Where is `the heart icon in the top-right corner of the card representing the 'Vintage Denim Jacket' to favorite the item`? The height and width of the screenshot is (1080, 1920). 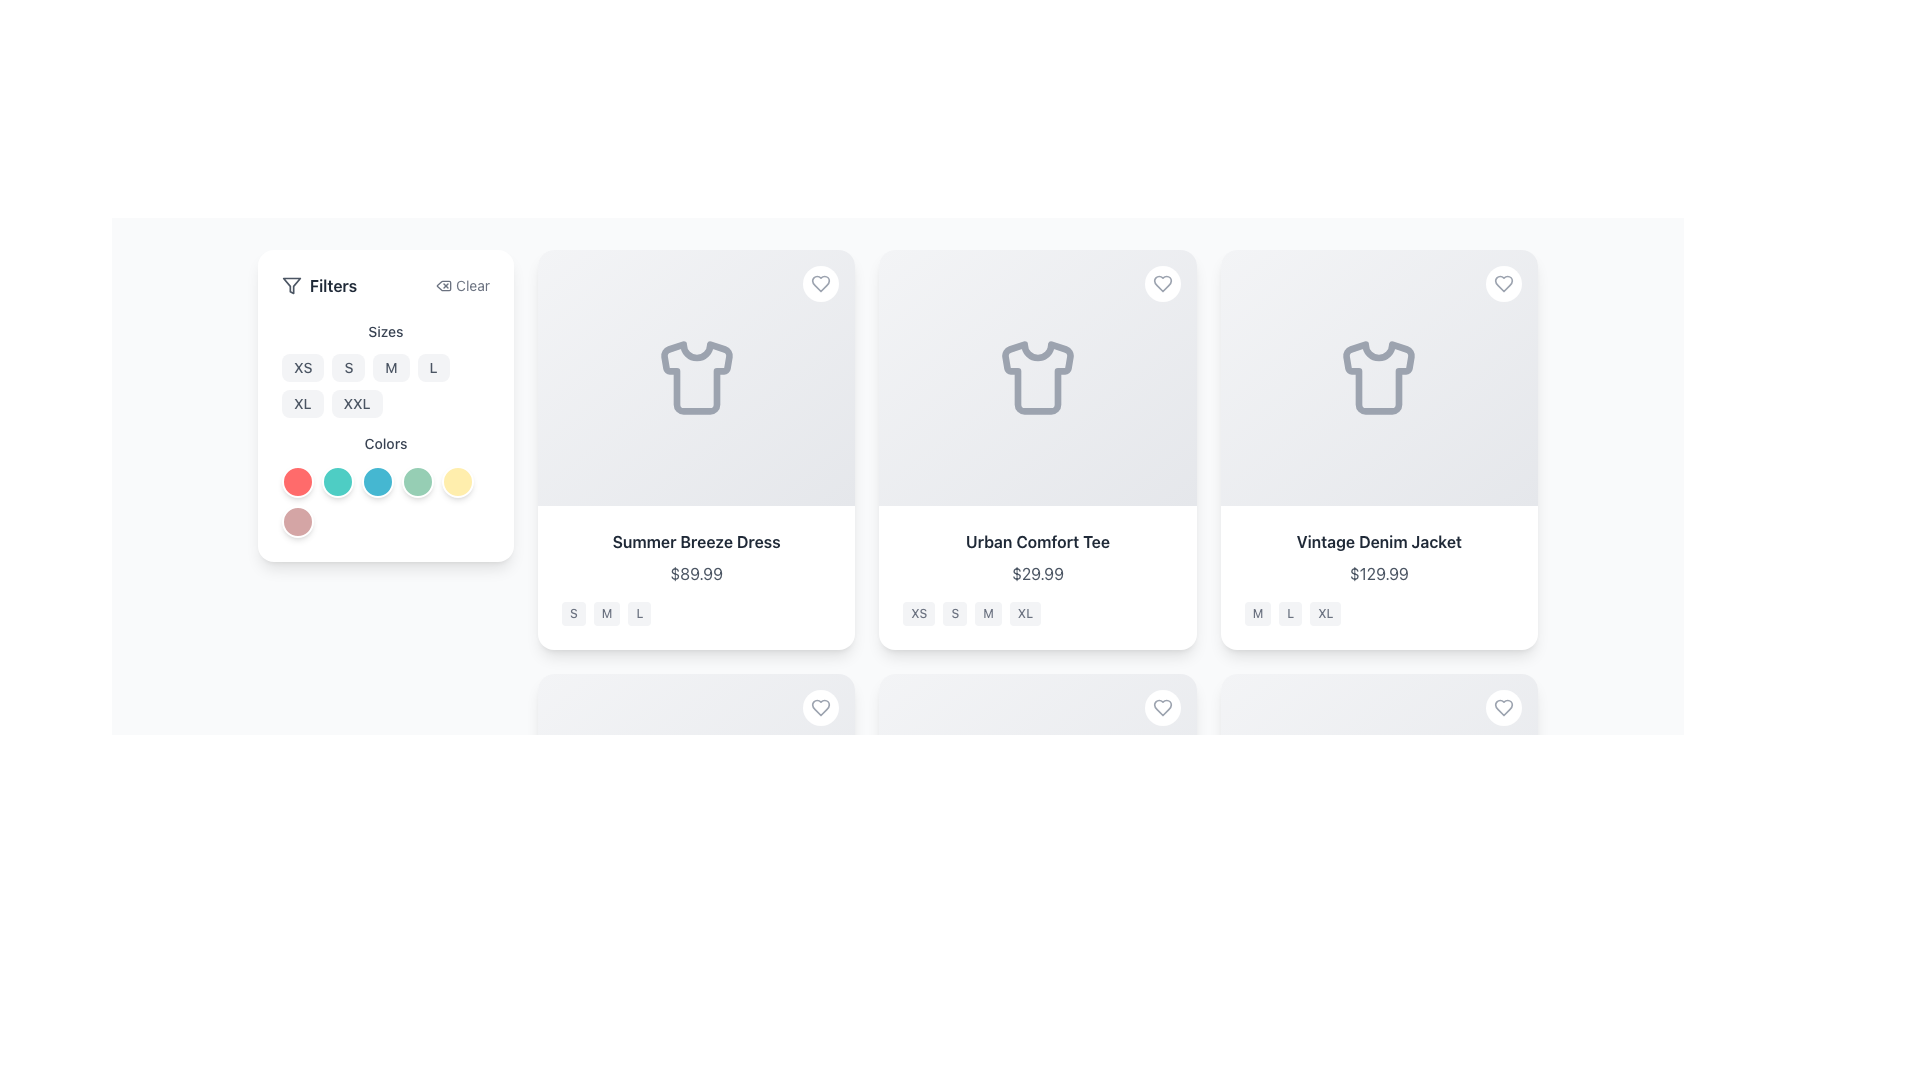 the heart icon in the top-right corner of the card representing the 'Vintage Denim Jacket' to favorite the item is located at coordinates (1162, 707).